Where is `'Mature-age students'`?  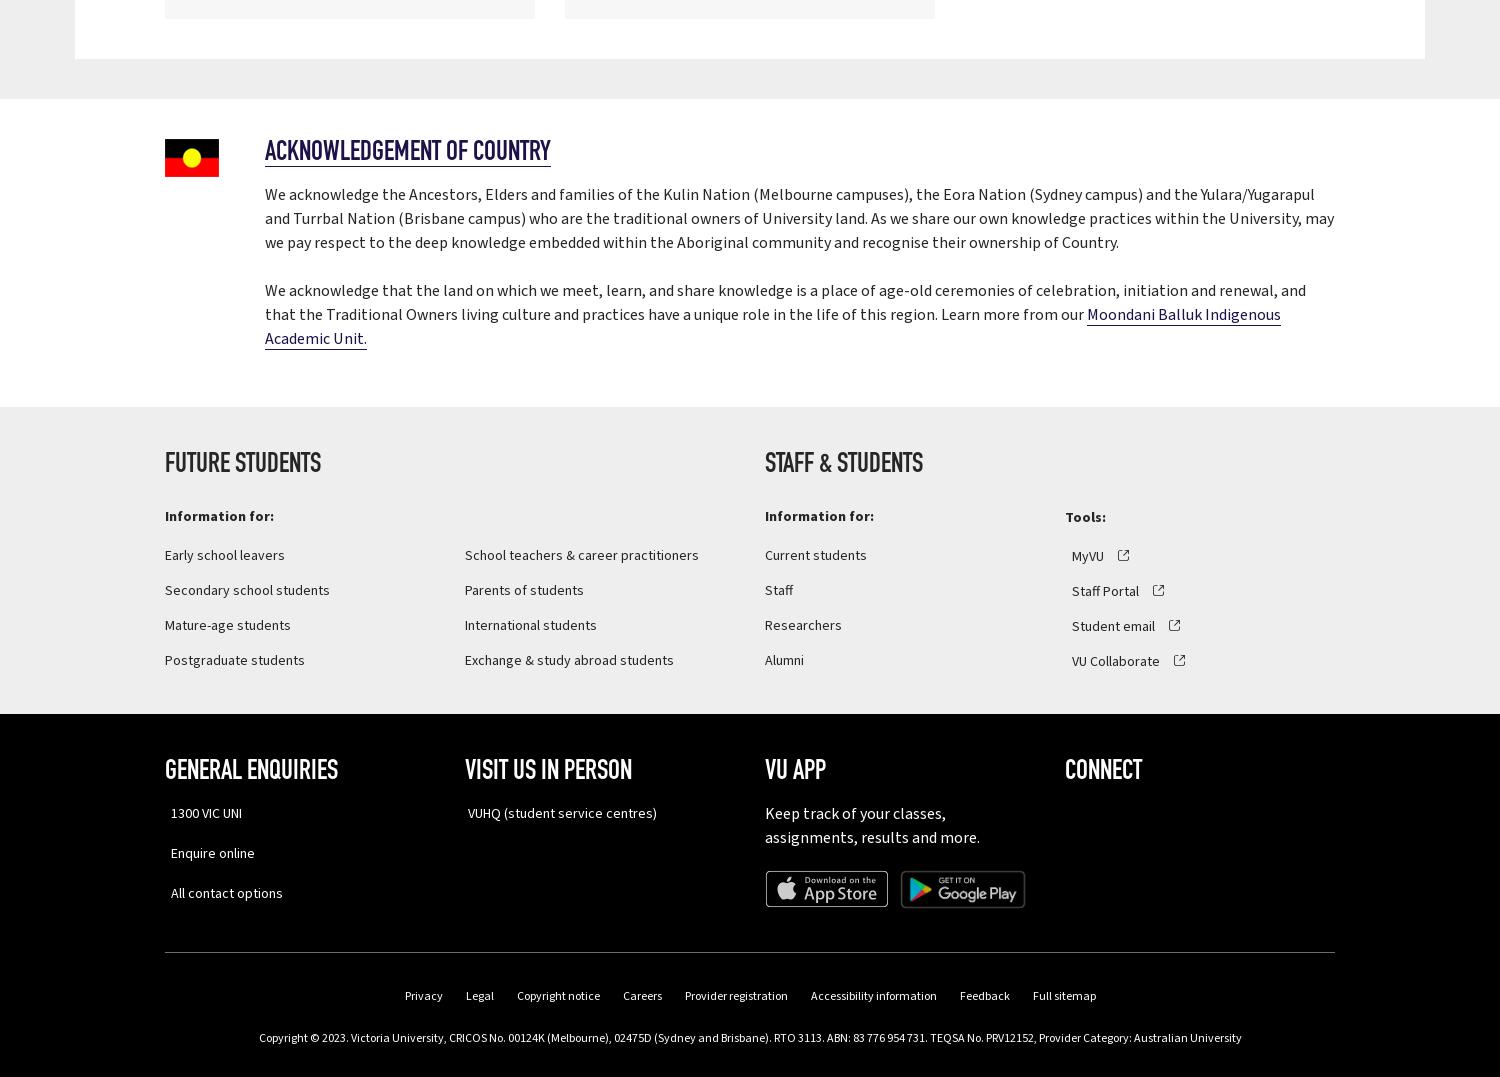 'Mature-age students' is located at coordinates (227, 624).